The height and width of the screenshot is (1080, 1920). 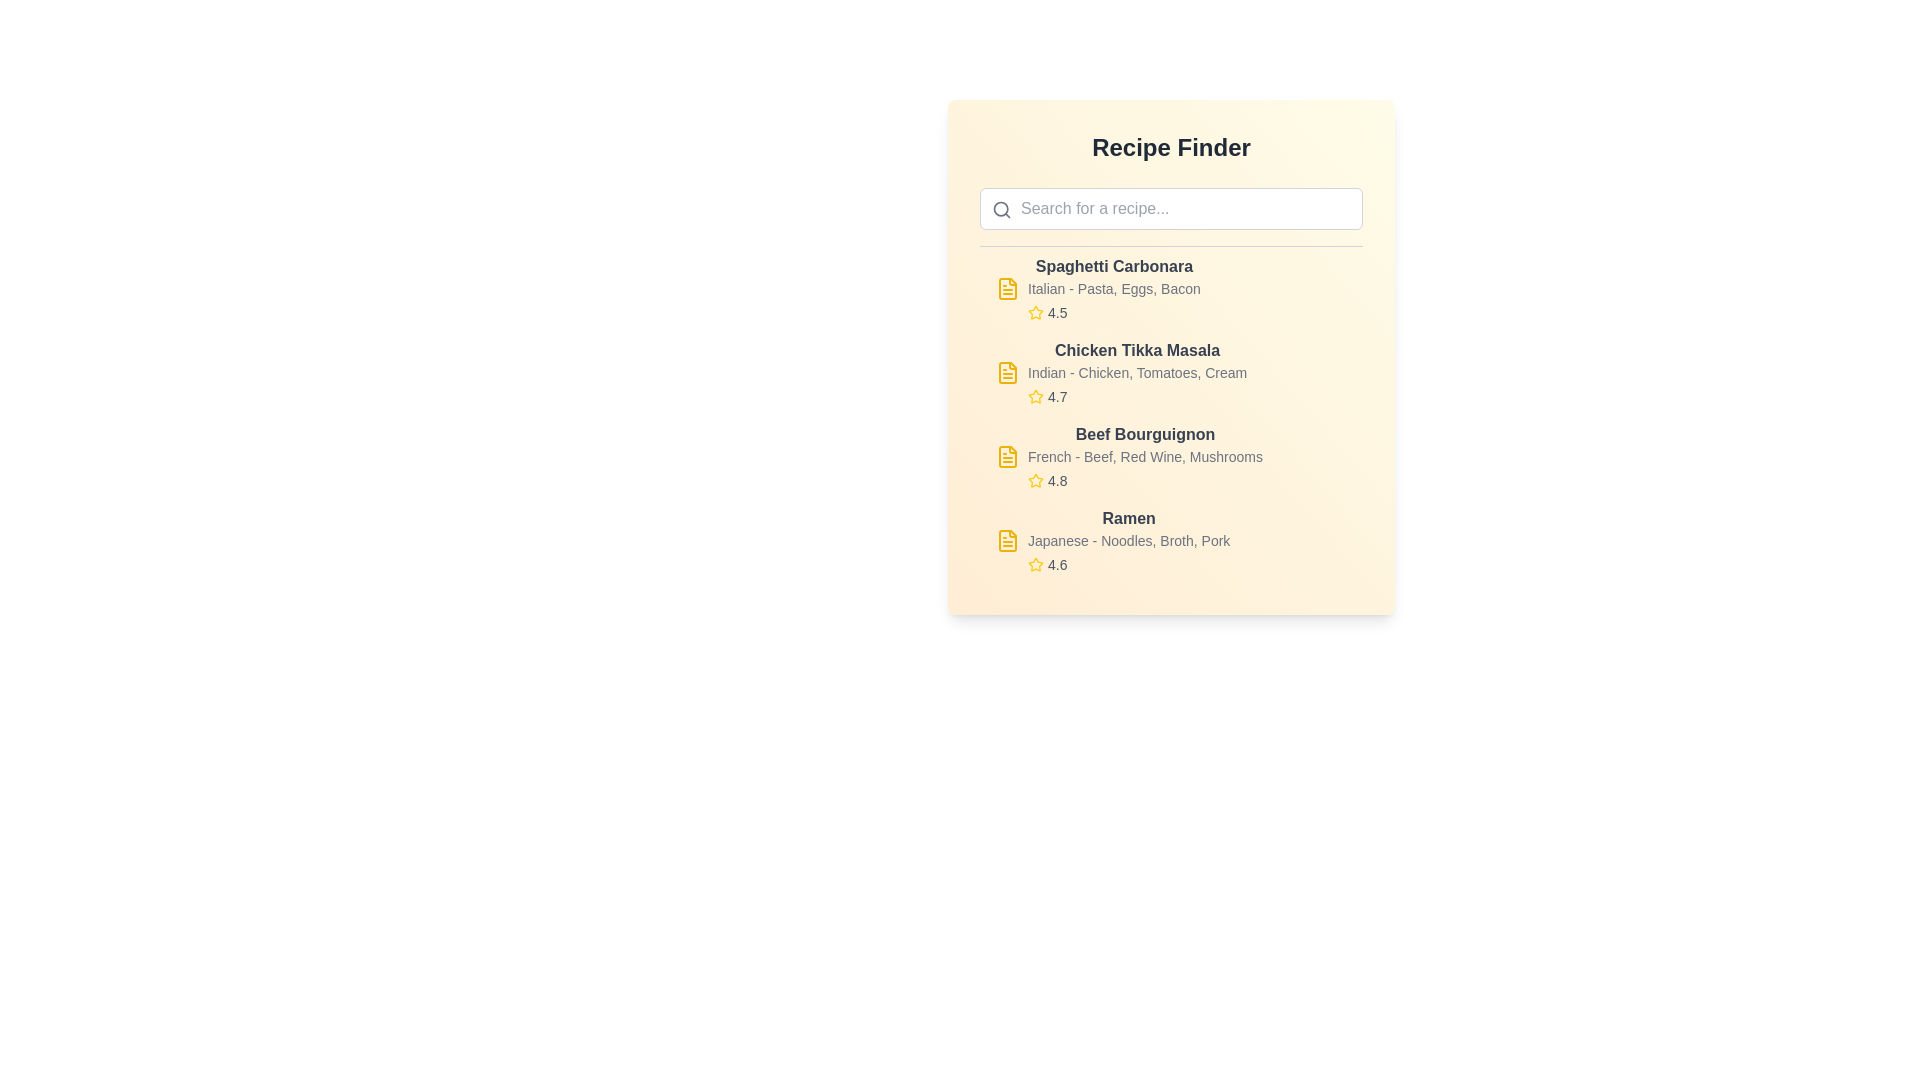 What do you see at coordinates (1036, 397) in the screenshot?
I see `the rating represented by the yellow star icon with a gray outline located next to the text '4.7' in the first position of the rating system for the recipe 'Chicken Tikka Masala'` at bounding box center [1036, 397].